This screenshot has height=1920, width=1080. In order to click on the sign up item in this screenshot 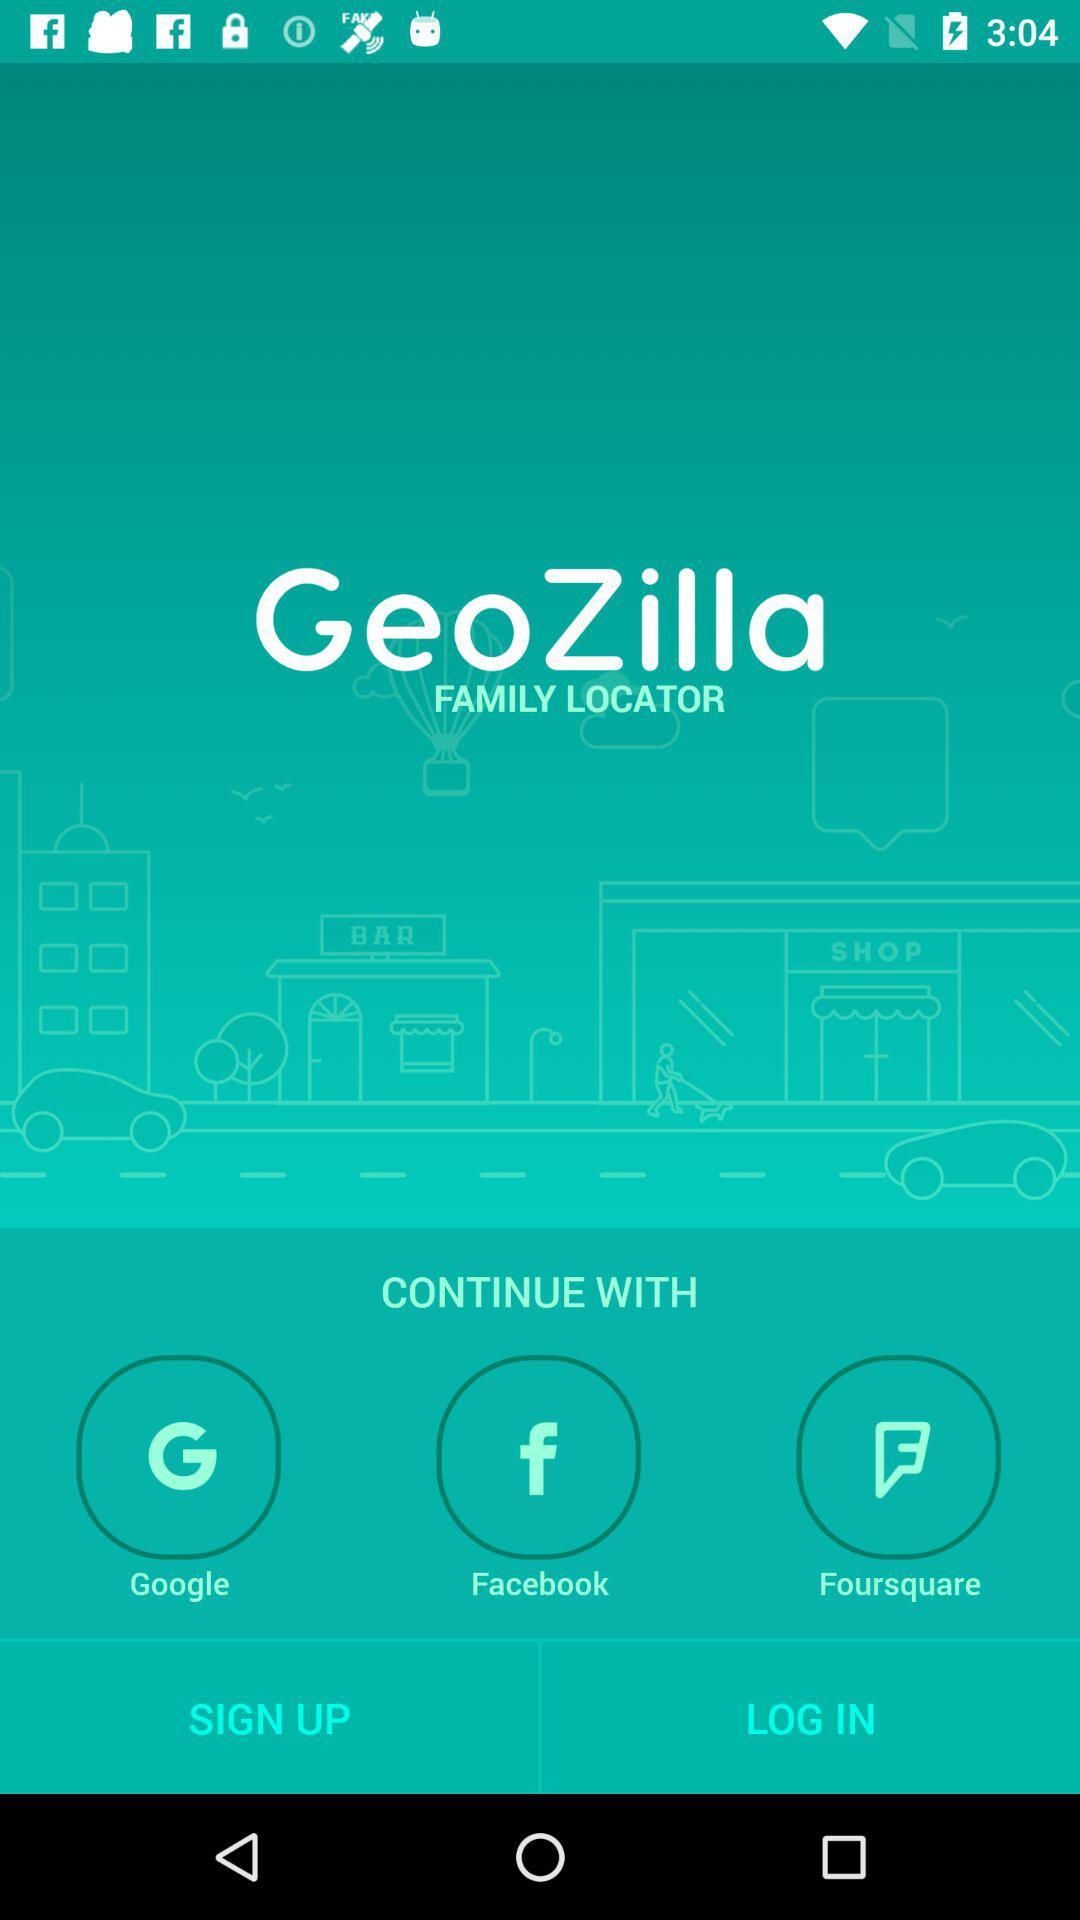, I will do `click(268, 1716)`.